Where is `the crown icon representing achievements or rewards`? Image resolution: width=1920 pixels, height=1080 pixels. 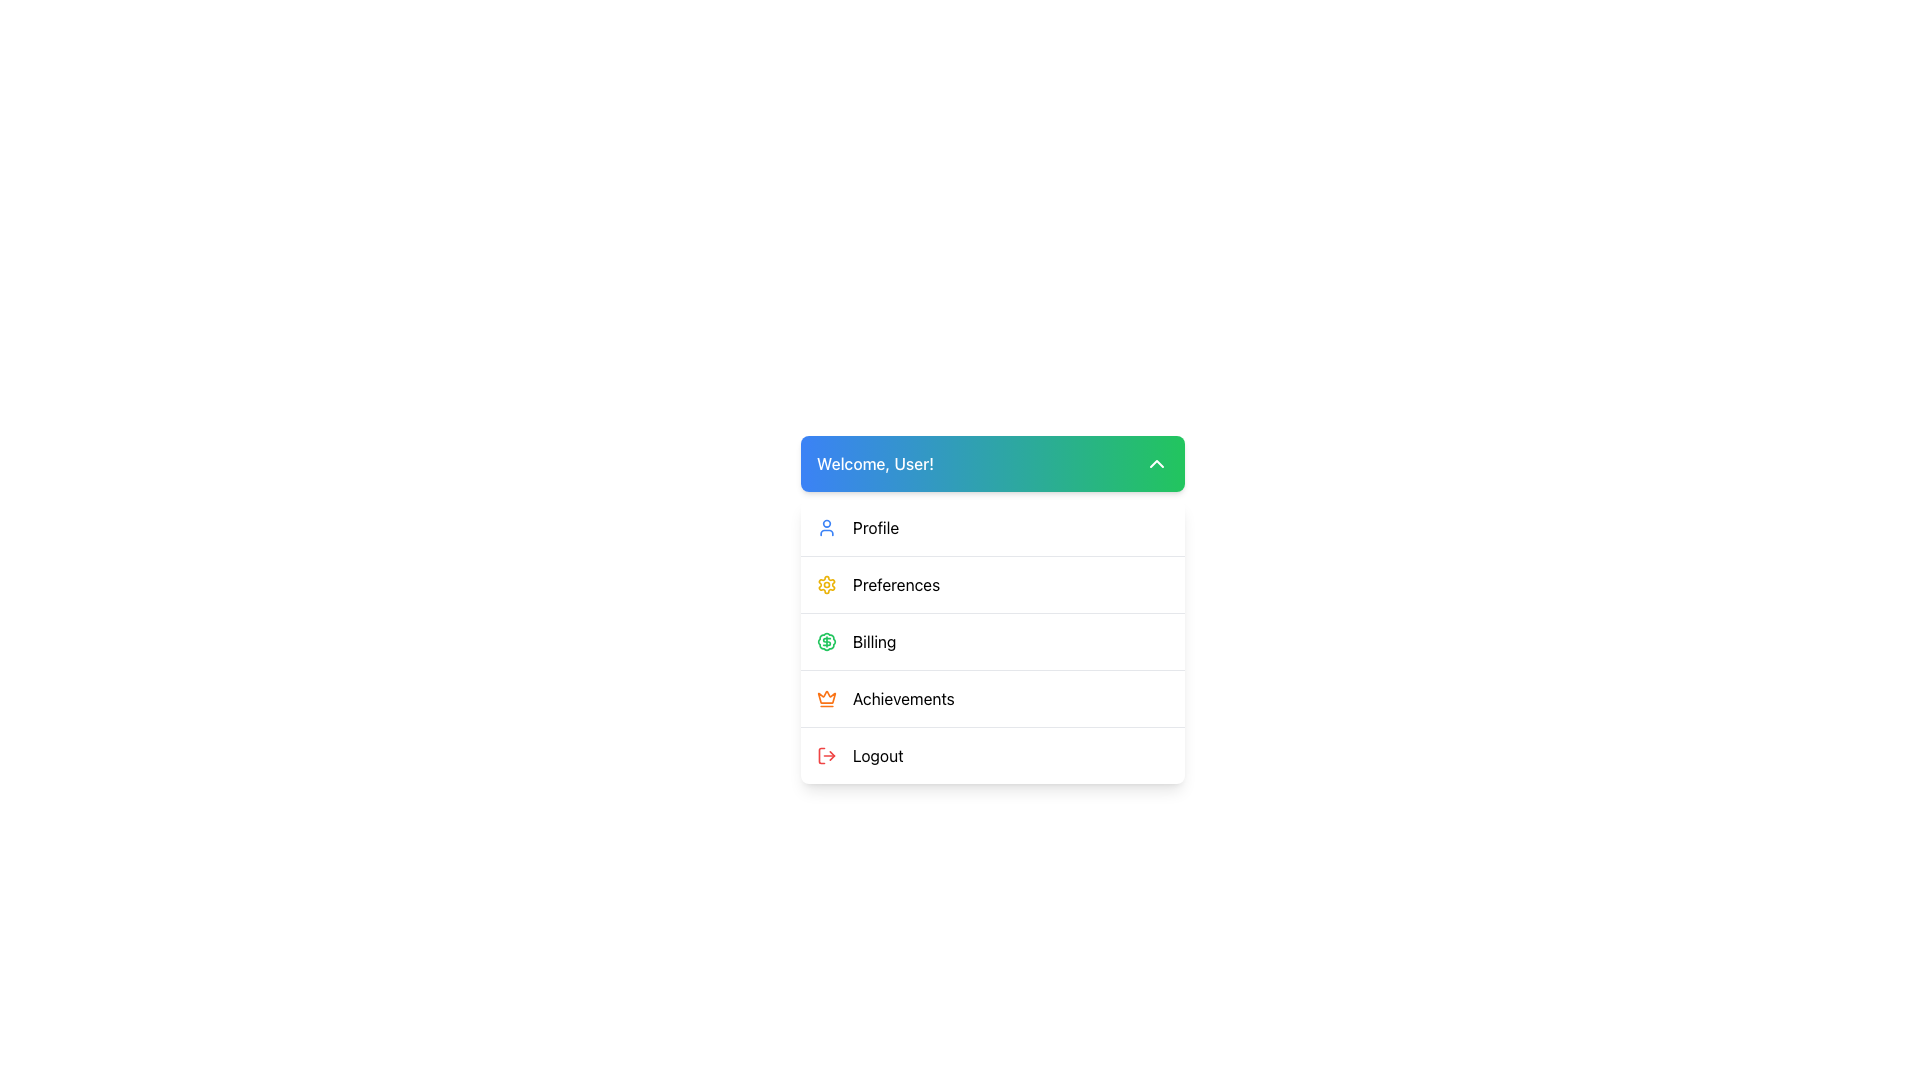 the crown icon representing achievements or rewards is located at coordinates (826, 696).